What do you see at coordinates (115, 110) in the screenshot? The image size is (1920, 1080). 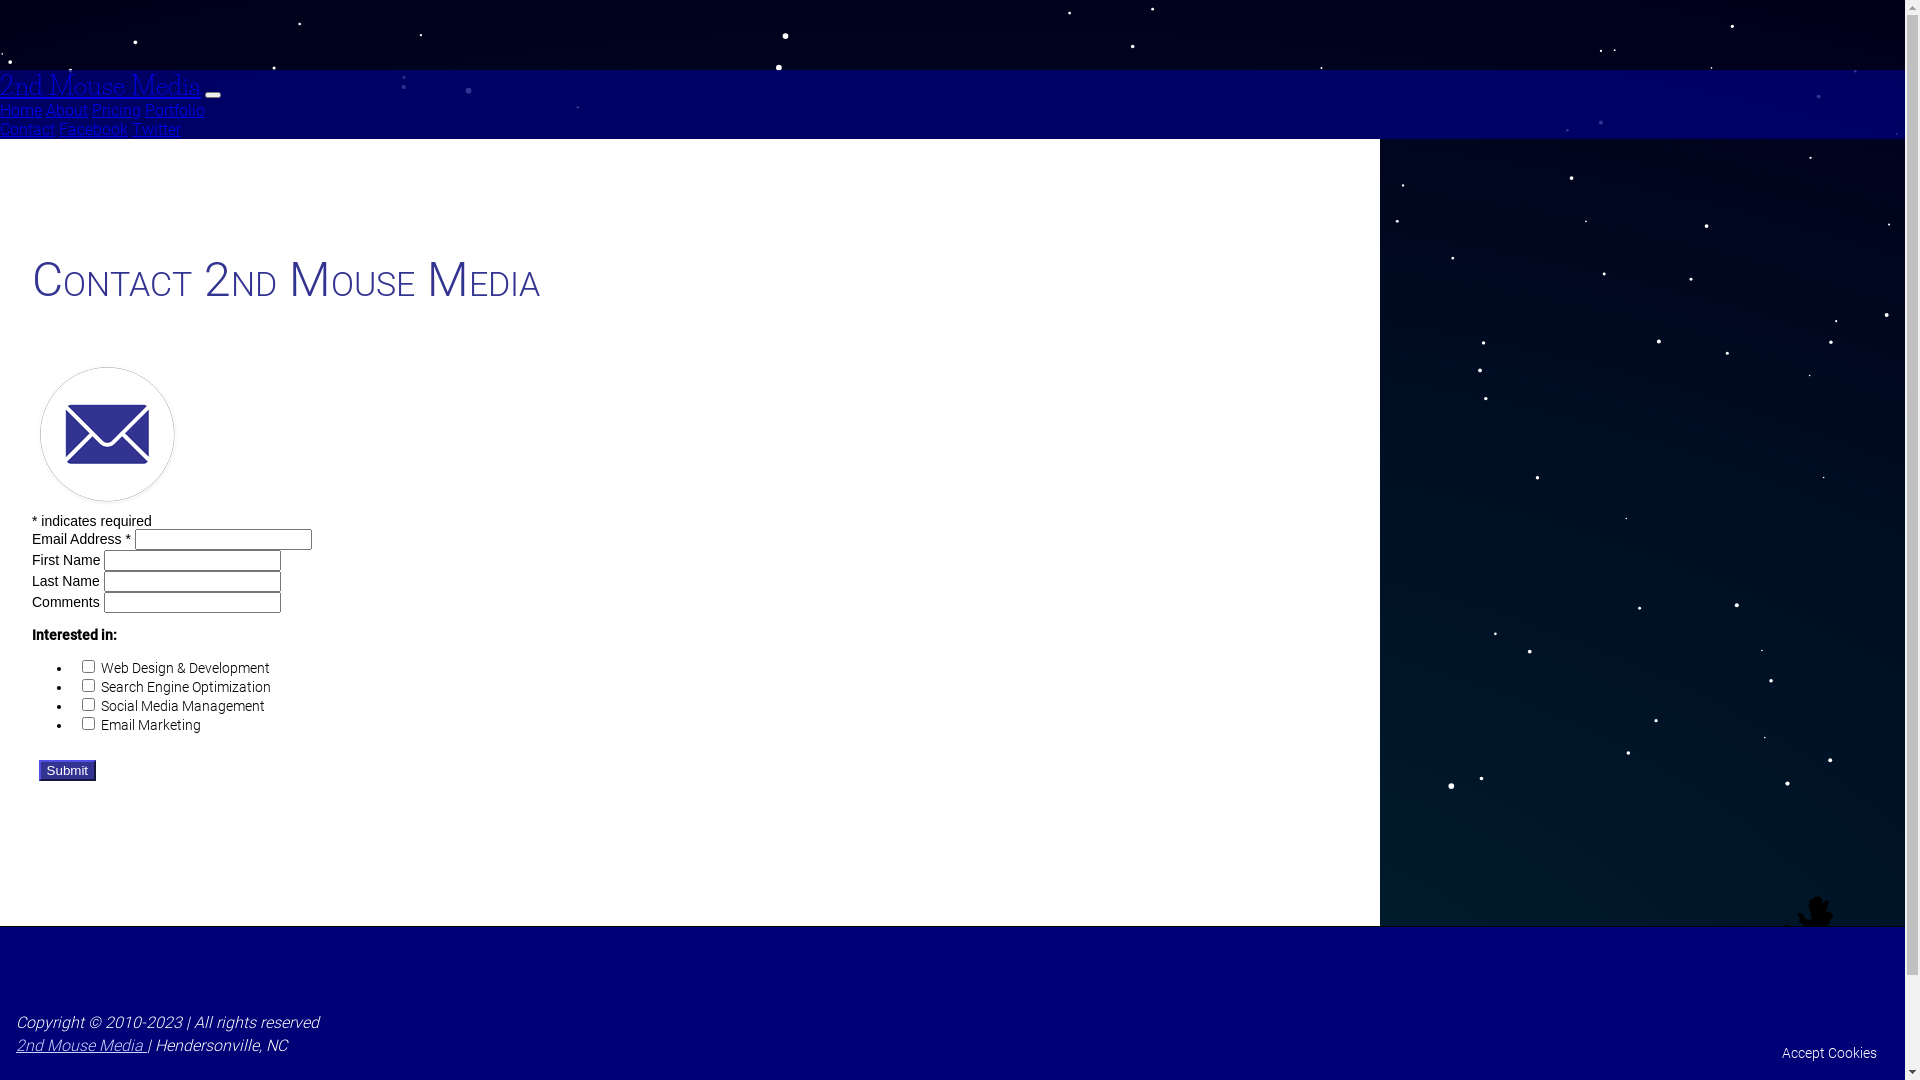 I see `'Pricing'` at bounding box center [115, 110].